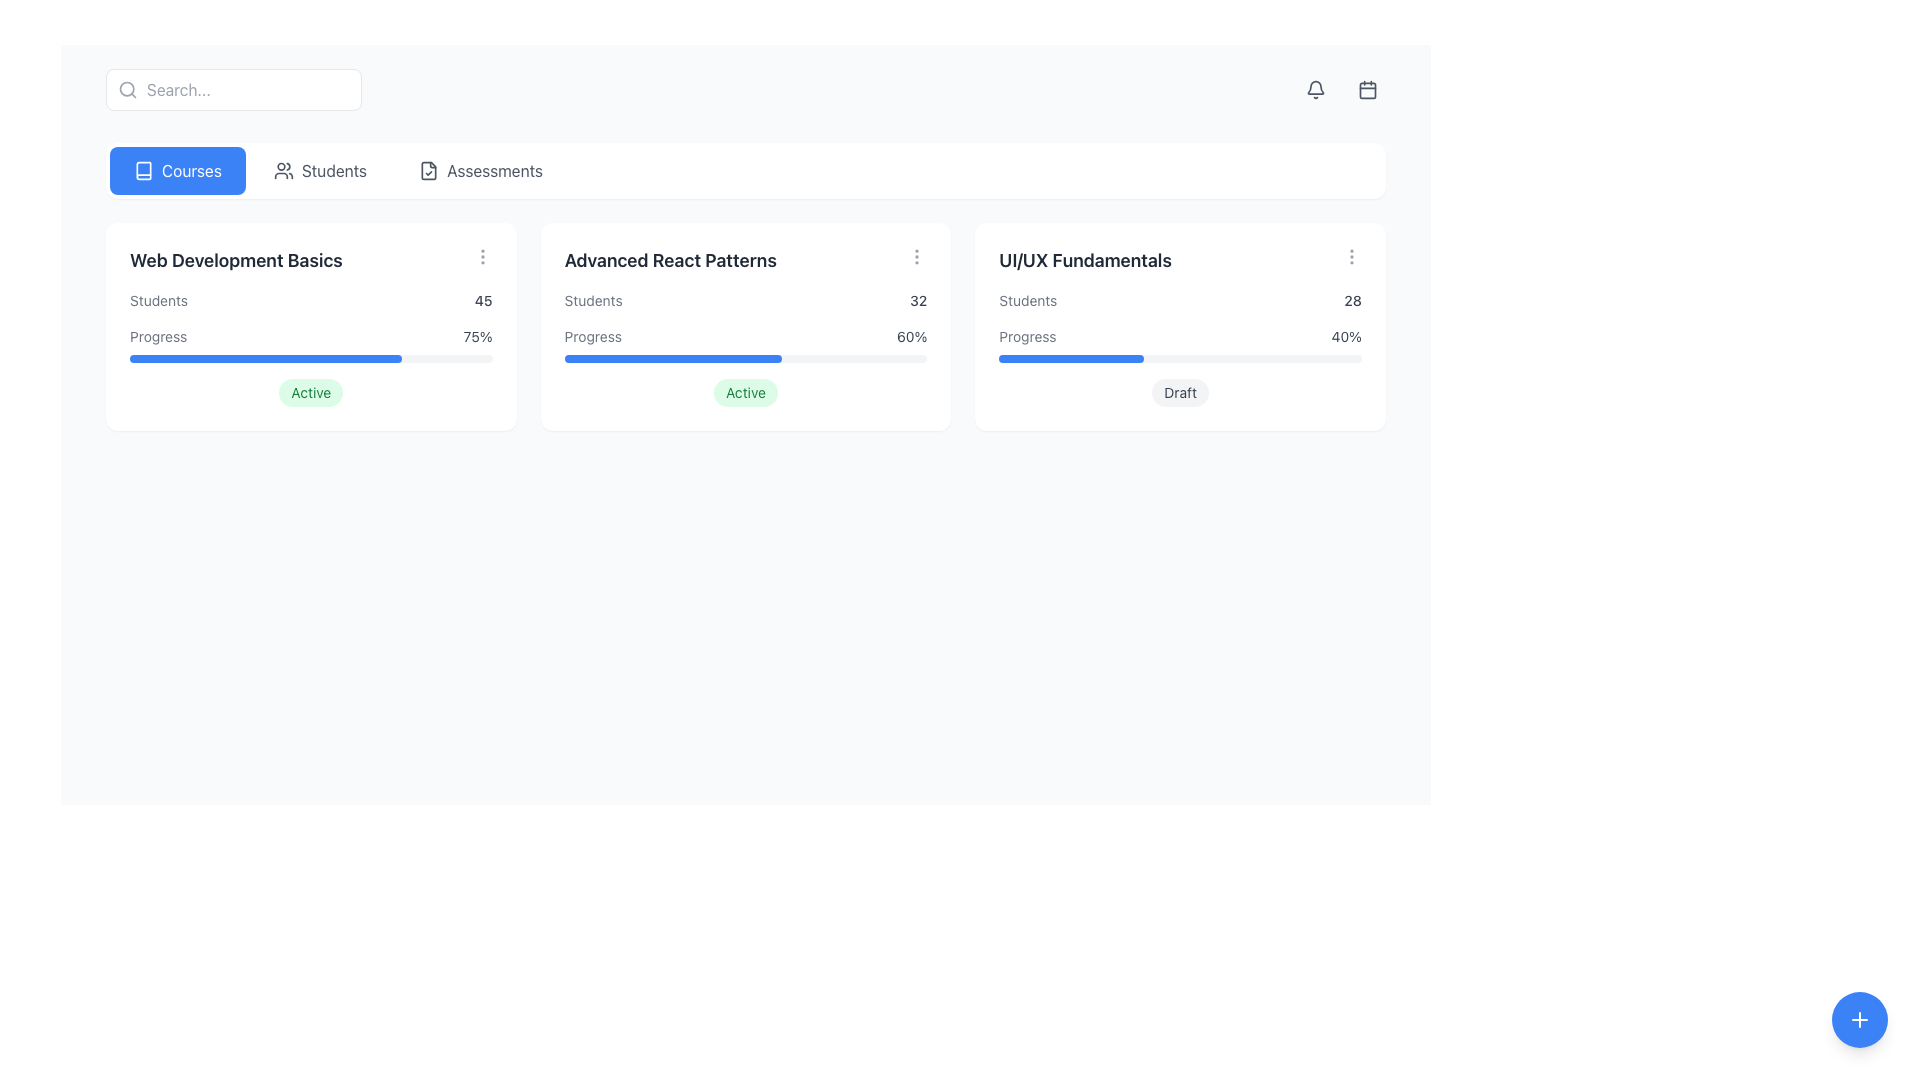 The width and height of the screenshot is (1920, 1080). What do you see at coordinates (744, 393) in the screenshot?
I see `the 'Active' status indicator badge located at the bottom center of the 'Advanced React Patterns' course card` at bounding box center [744, 393].